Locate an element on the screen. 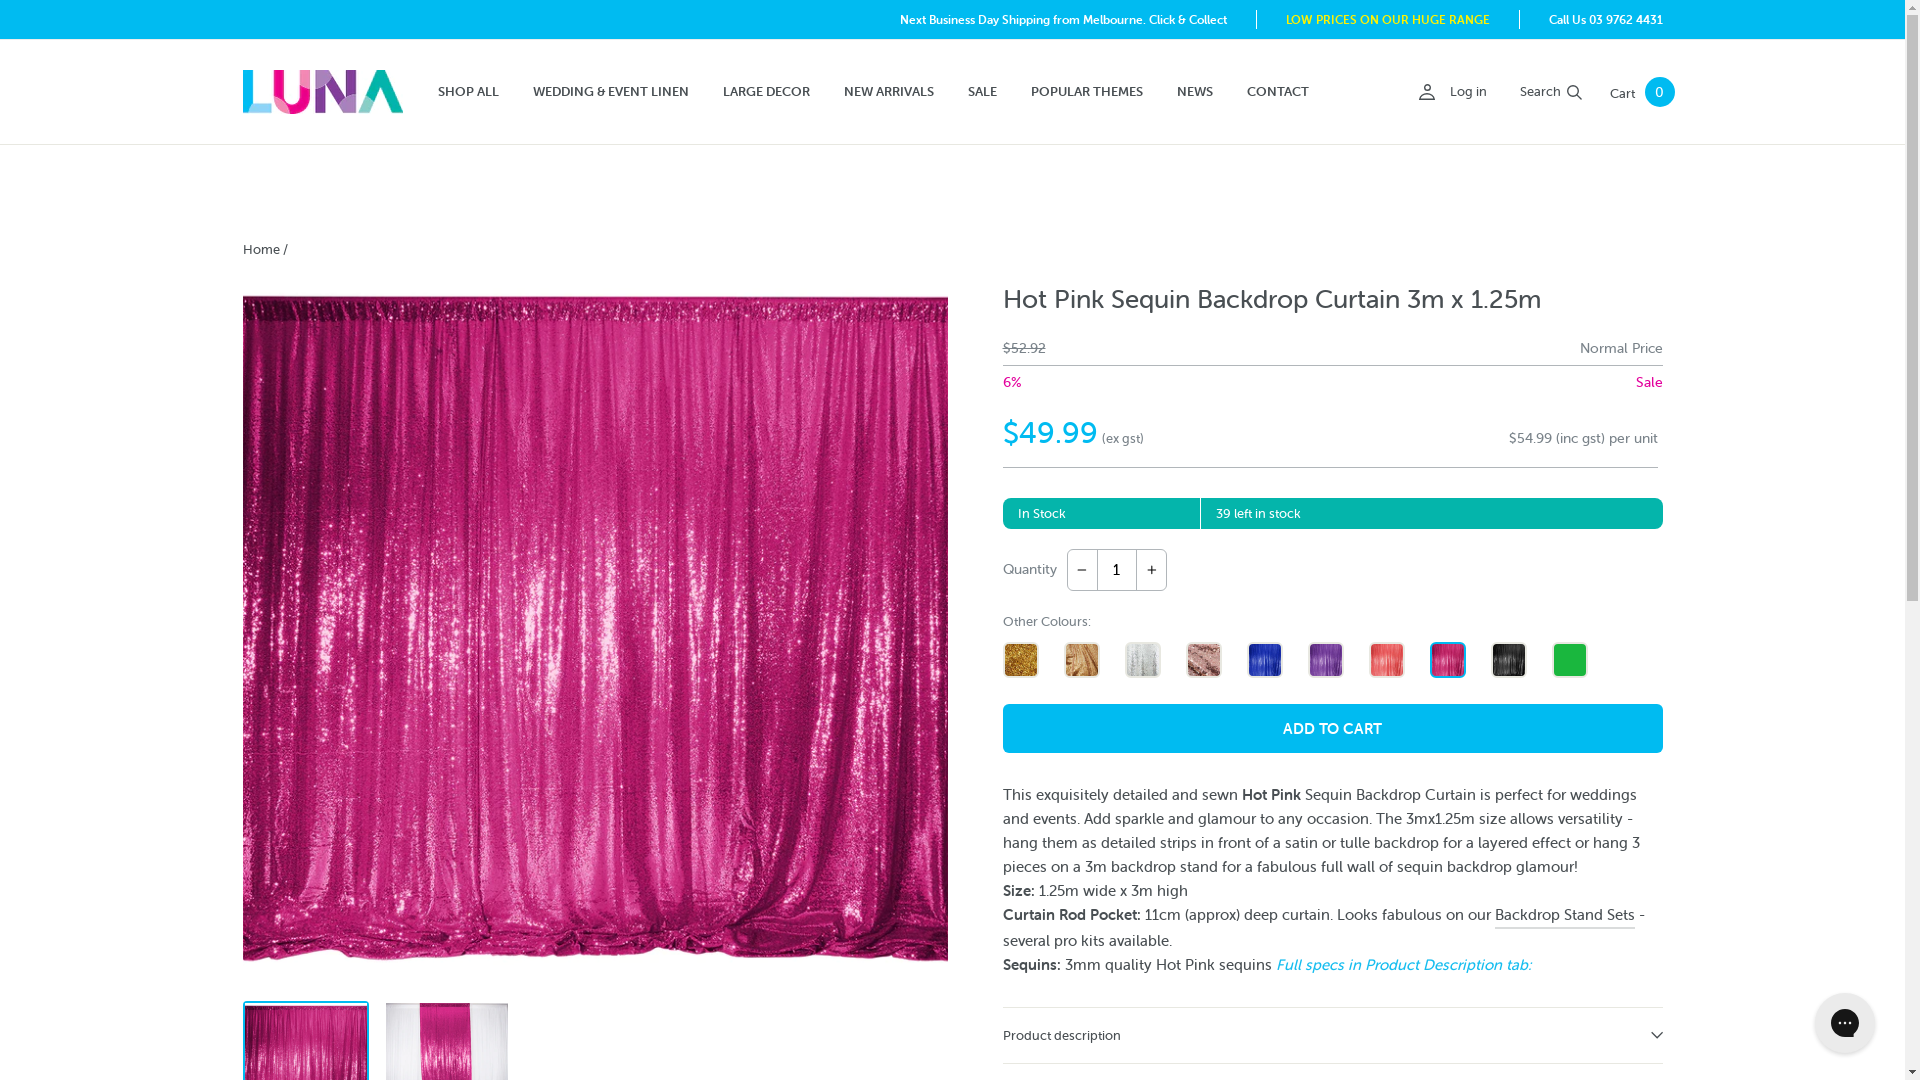 Image resolution: width=1920 pixels, height=1080 pixels. 'Sequin Red' is located at coordinates (1385, 659).